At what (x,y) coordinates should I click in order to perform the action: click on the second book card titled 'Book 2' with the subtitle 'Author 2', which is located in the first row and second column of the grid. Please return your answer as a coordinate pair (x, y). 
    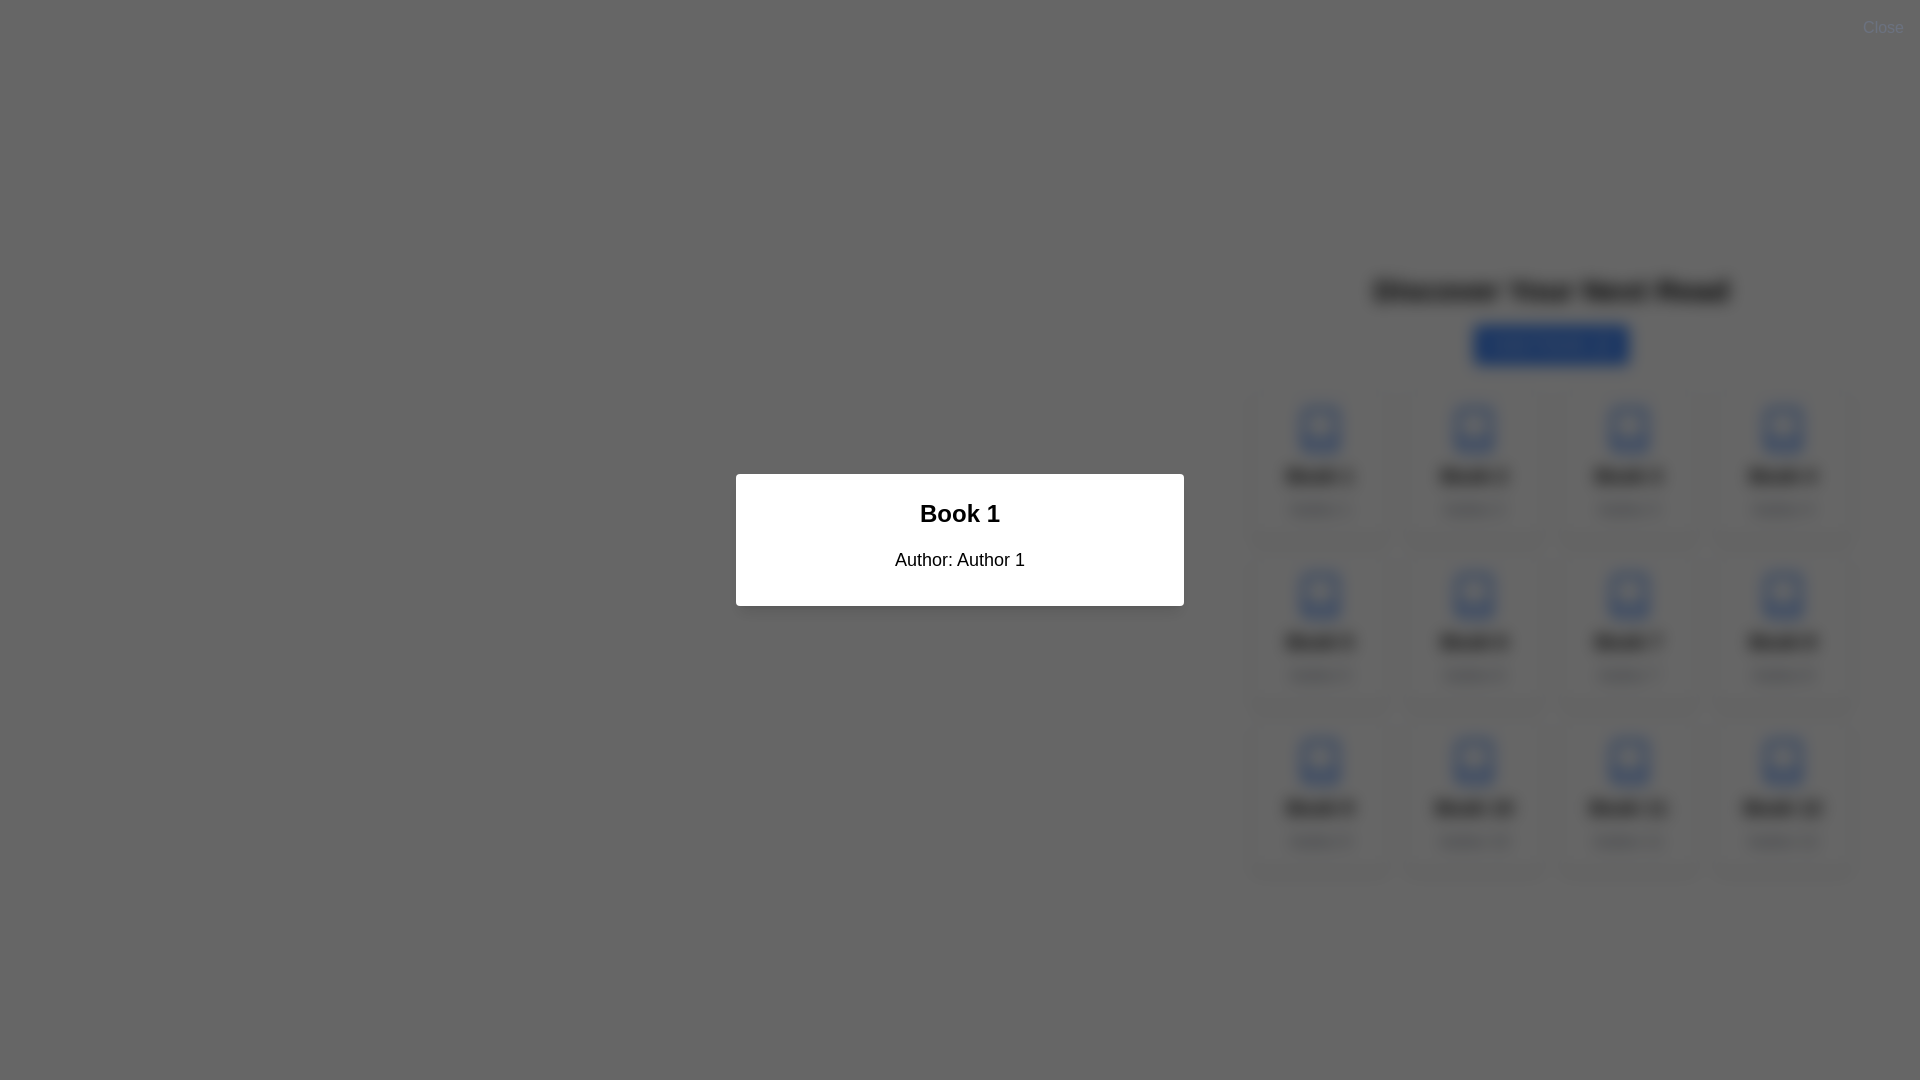
    Looking at the image, I should click on (1474, 463).